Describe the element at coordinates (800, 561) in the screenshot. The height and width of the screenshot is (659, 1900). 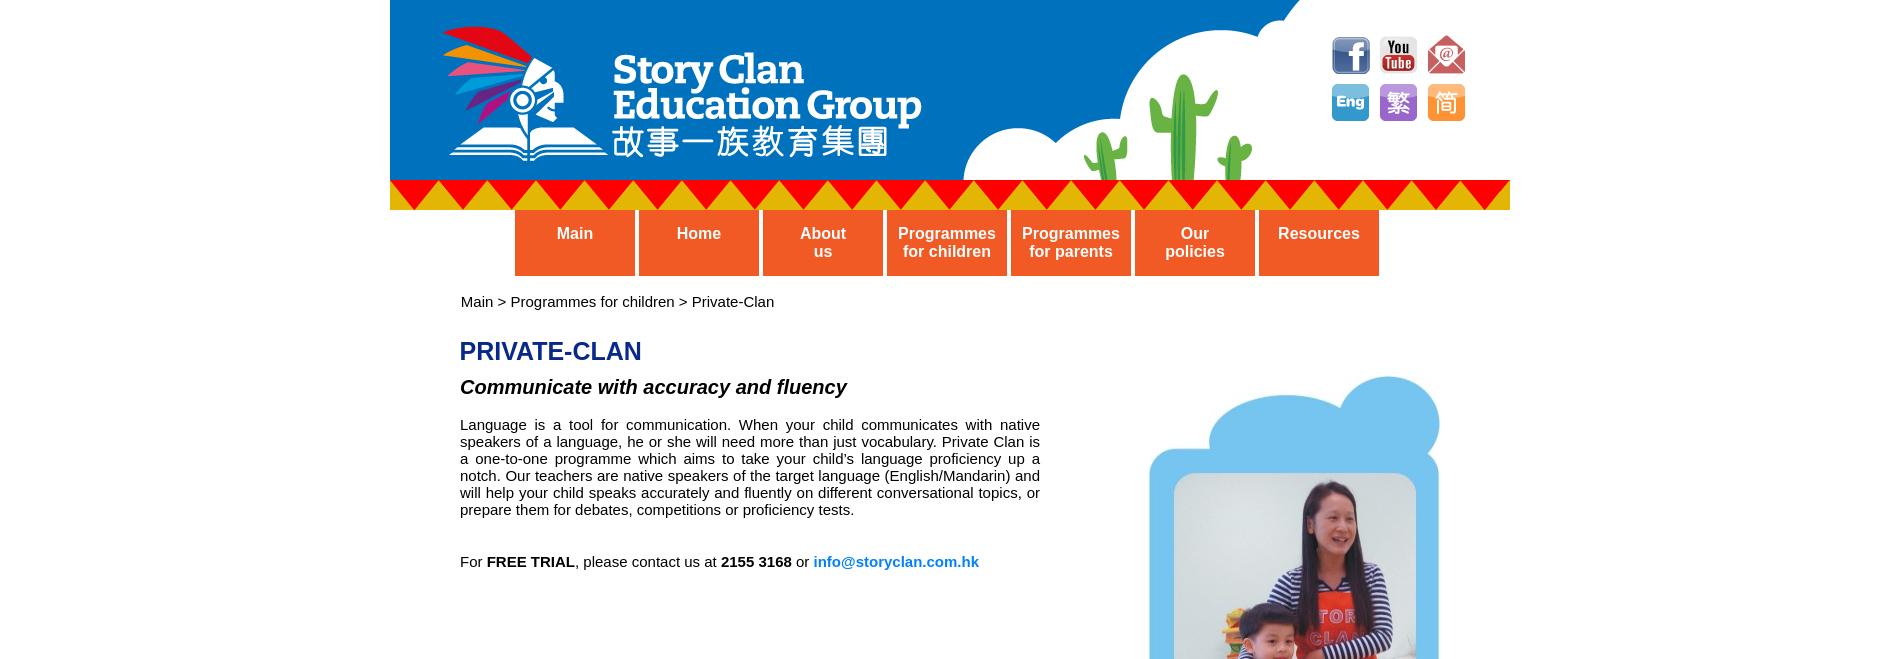
I see `'or'` at that location.